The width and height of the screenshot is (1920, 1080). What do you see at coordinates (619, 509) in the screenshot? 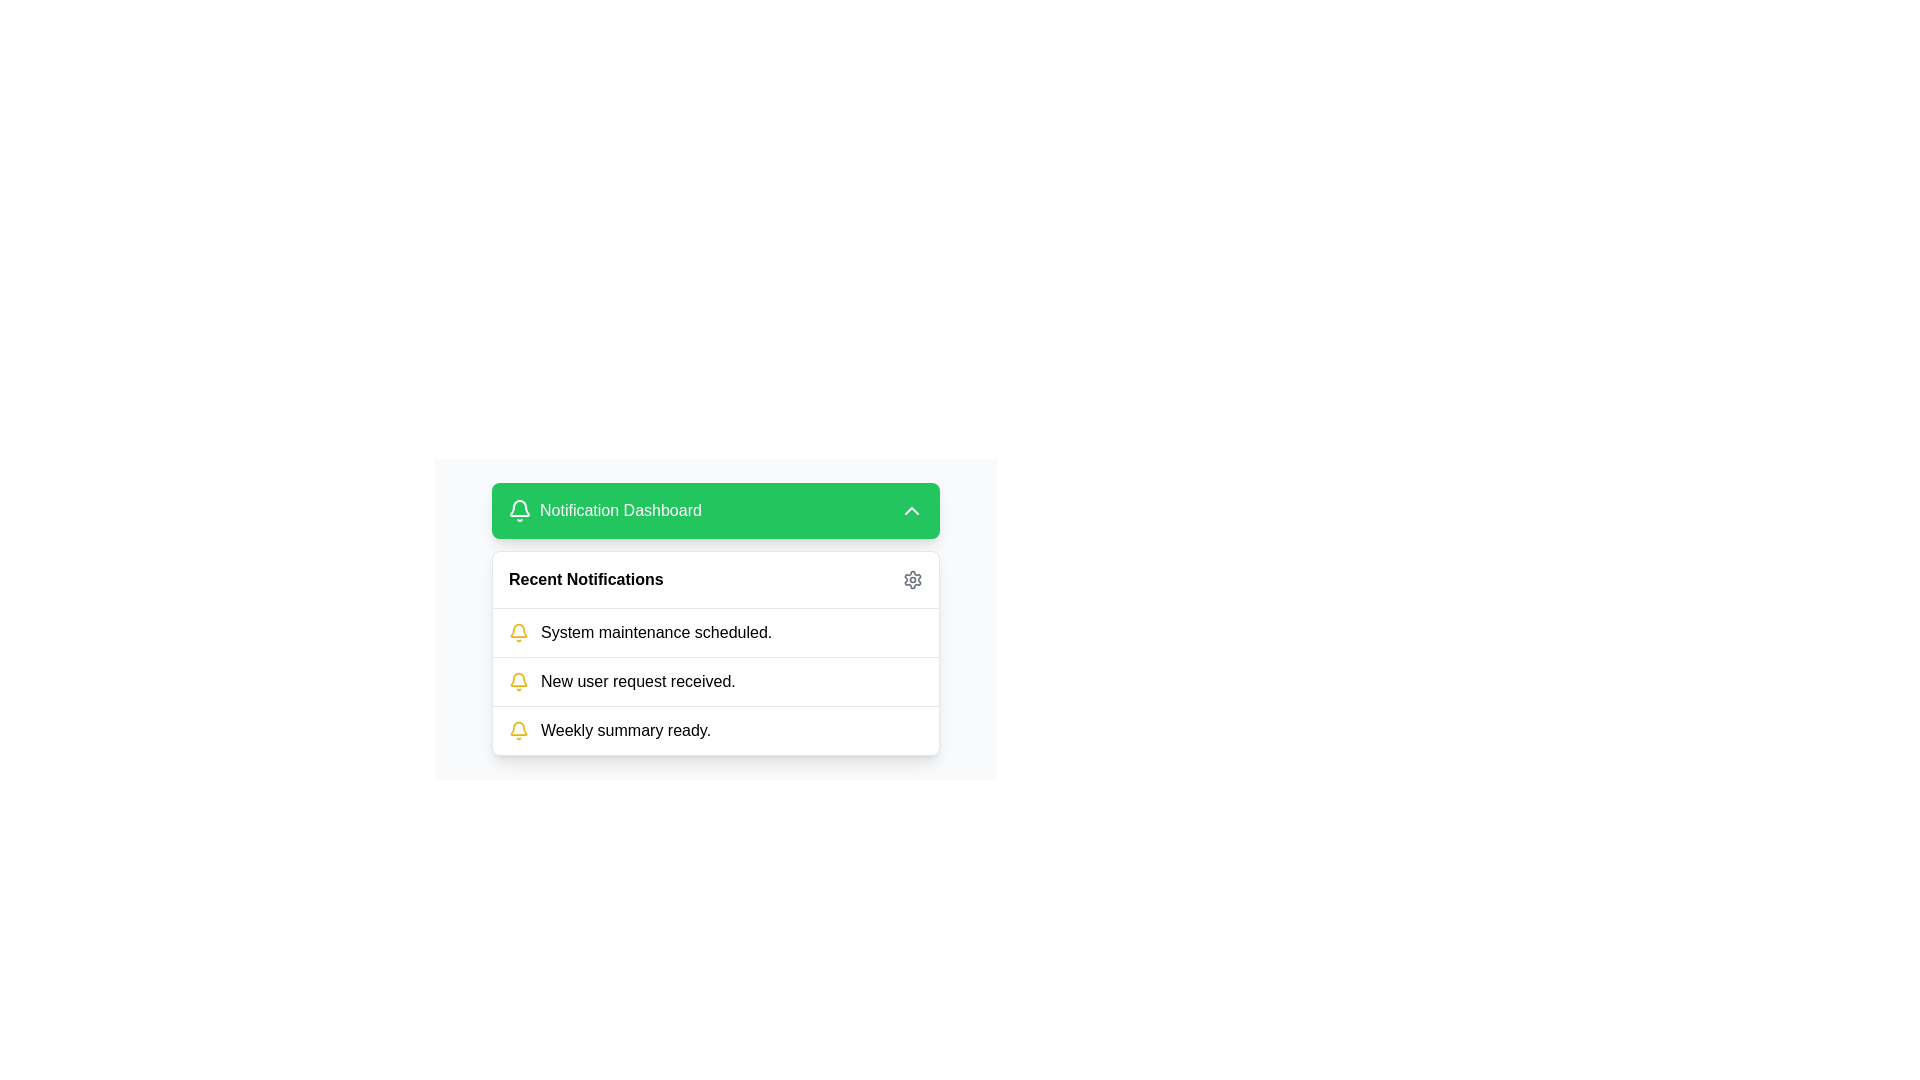
I see `the text label 'Notification Dashboard', which is styled with a white font on a green background and is positioned next to a bell icon in the notification panel` at bounding box center [619, 509].